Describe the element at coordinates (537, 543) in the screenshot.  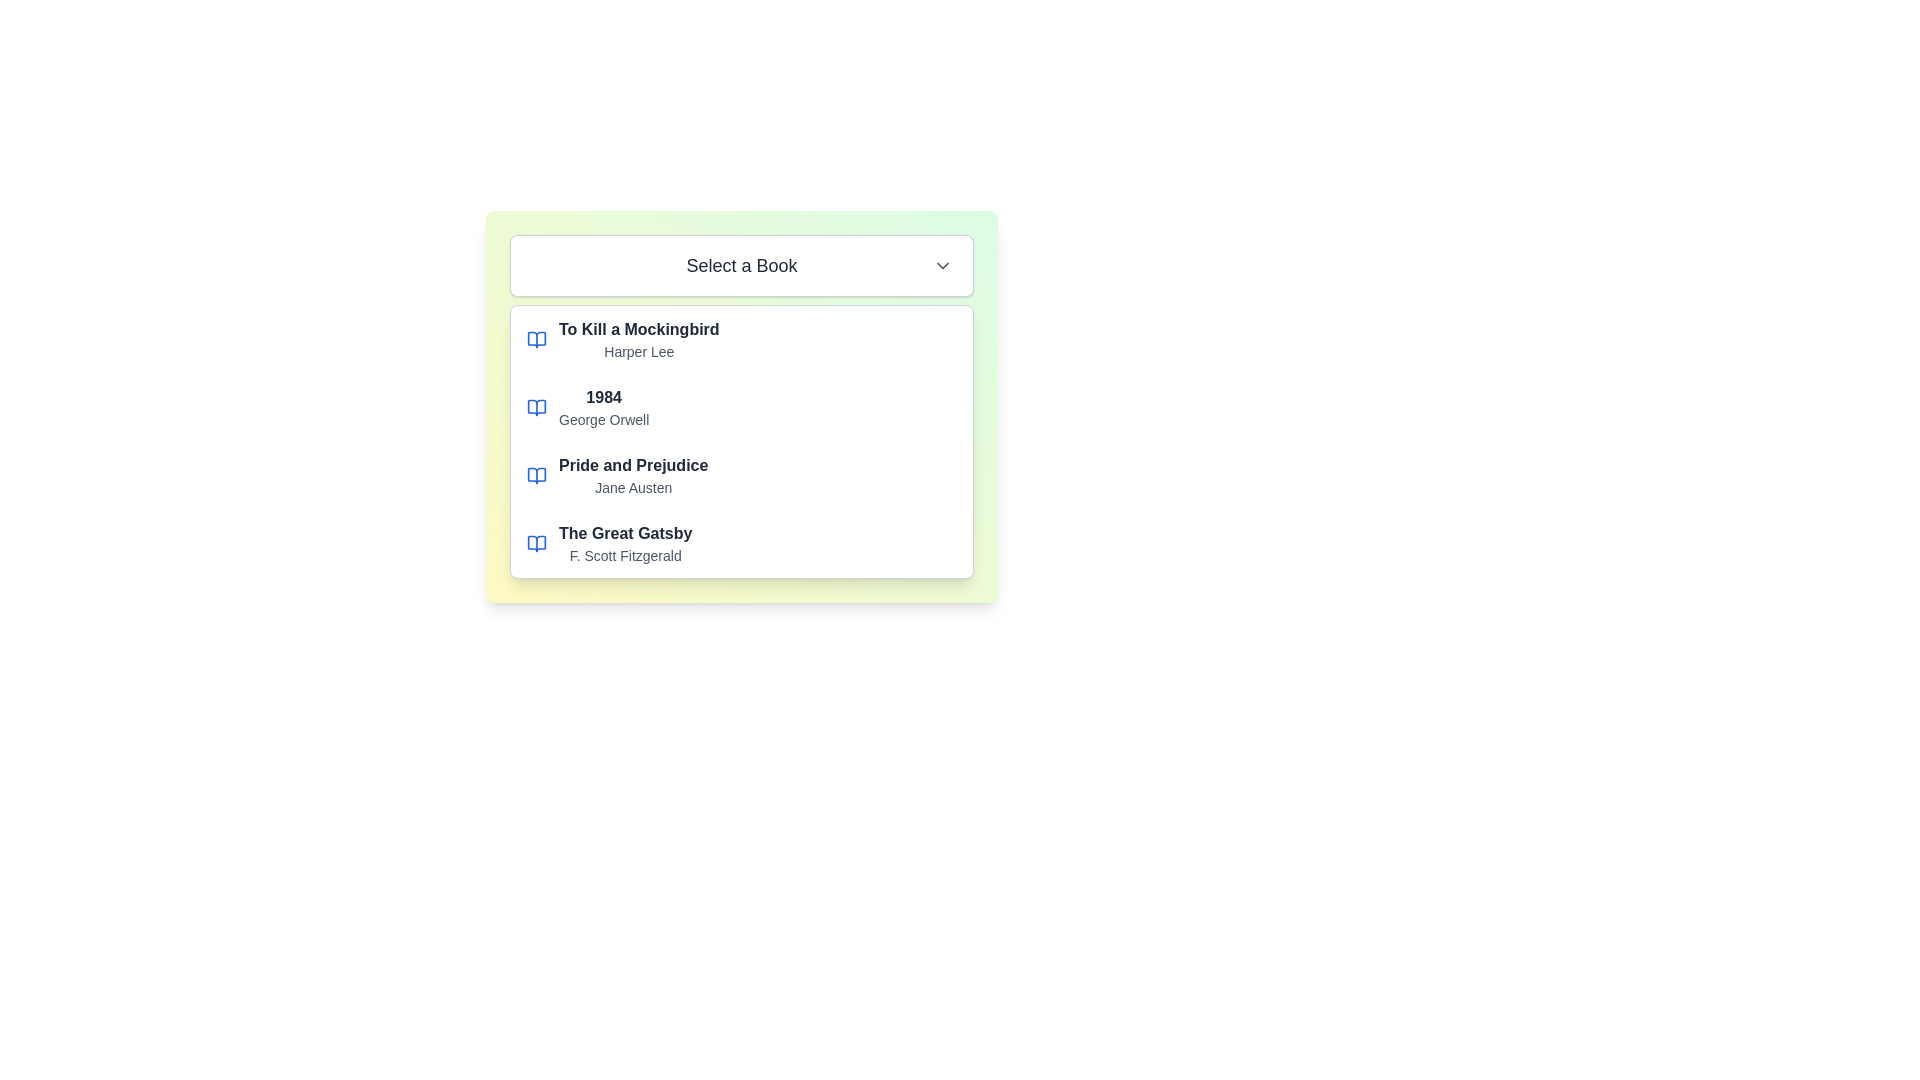
I see `the blue outlined book icon located to the left of the text 'The Great Gatsby' by 'F. Scott Fitzgerald'` at that location.